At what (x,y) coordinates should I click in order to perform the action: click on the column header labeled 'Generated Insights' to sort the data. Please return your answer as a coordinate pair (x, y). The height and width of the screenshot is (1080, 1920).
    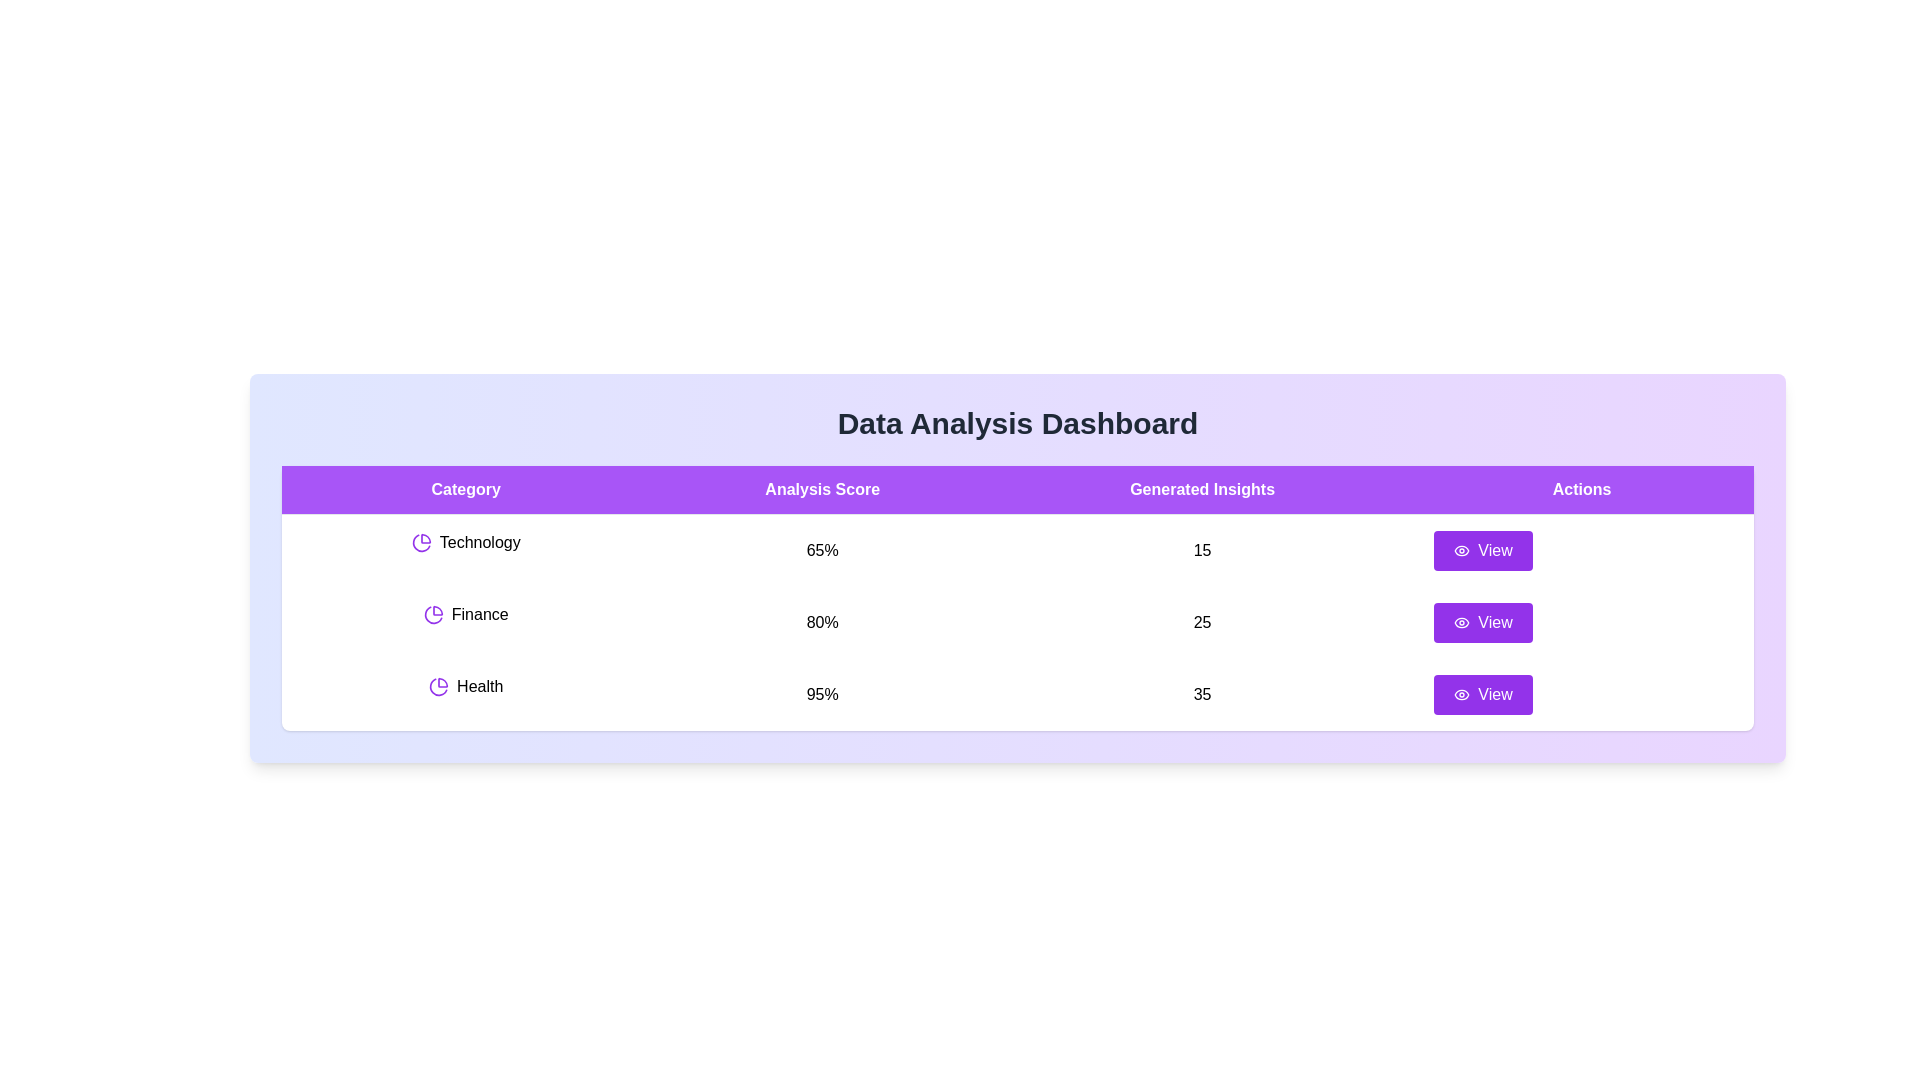
    Looking at the image, I should click on (1202, 489).